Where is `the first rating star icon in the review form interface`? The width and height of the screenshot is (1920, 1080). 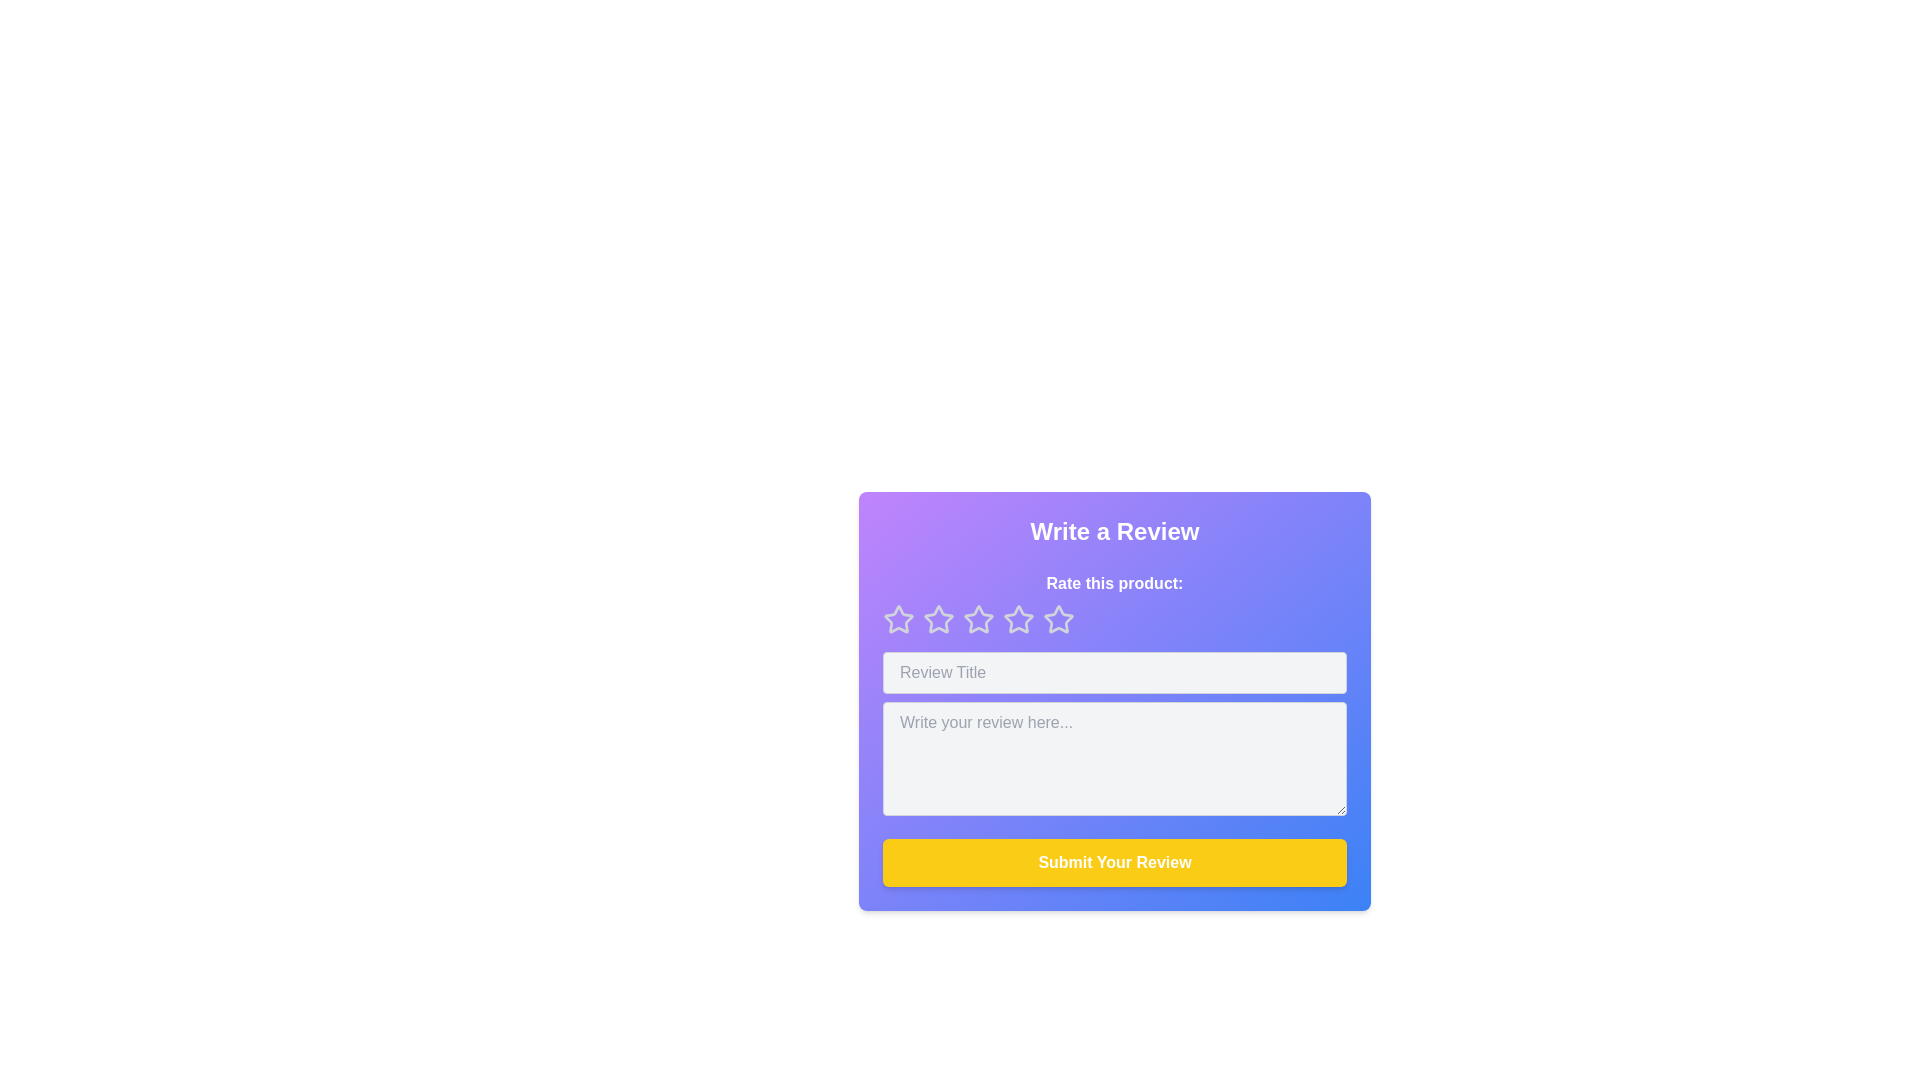
the first rating star icon in the review form interface is located at coordinates (897, 618).